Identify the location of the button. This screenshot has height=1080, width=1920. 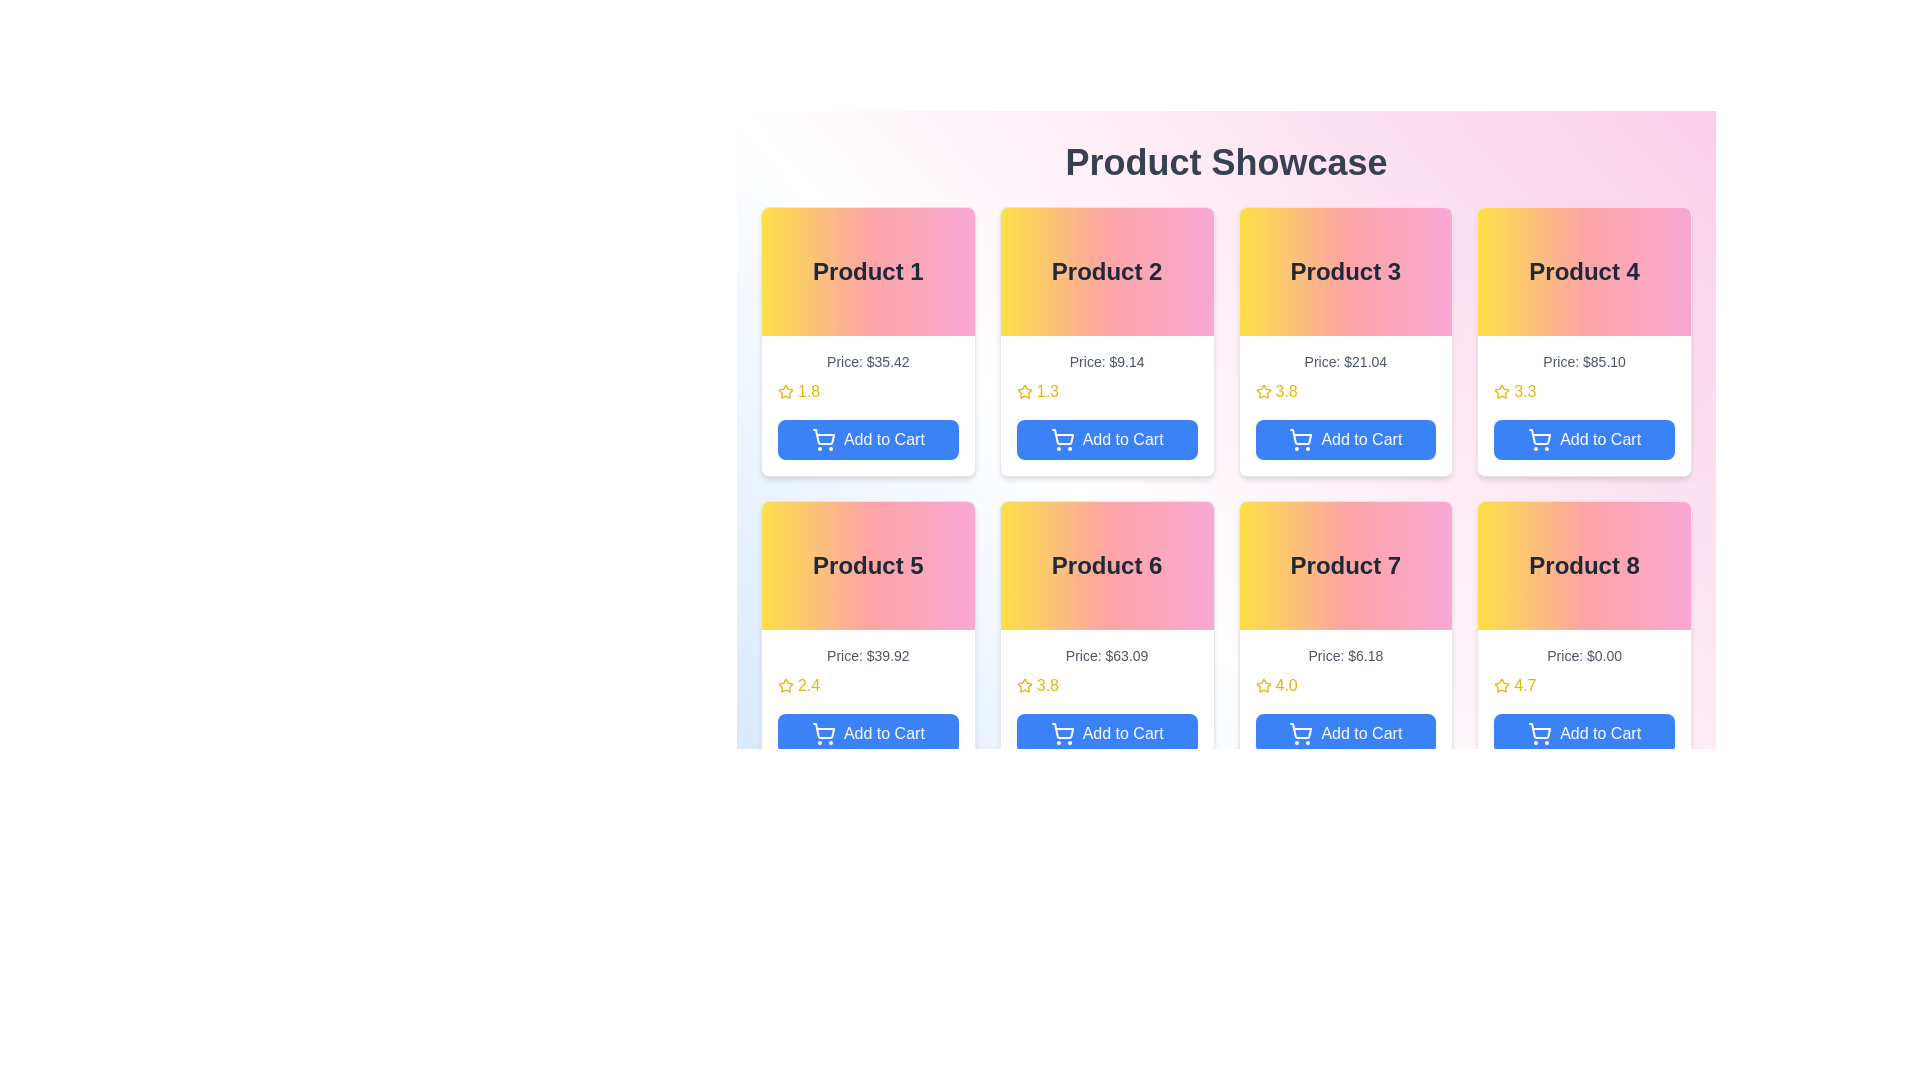
(1345, 405).